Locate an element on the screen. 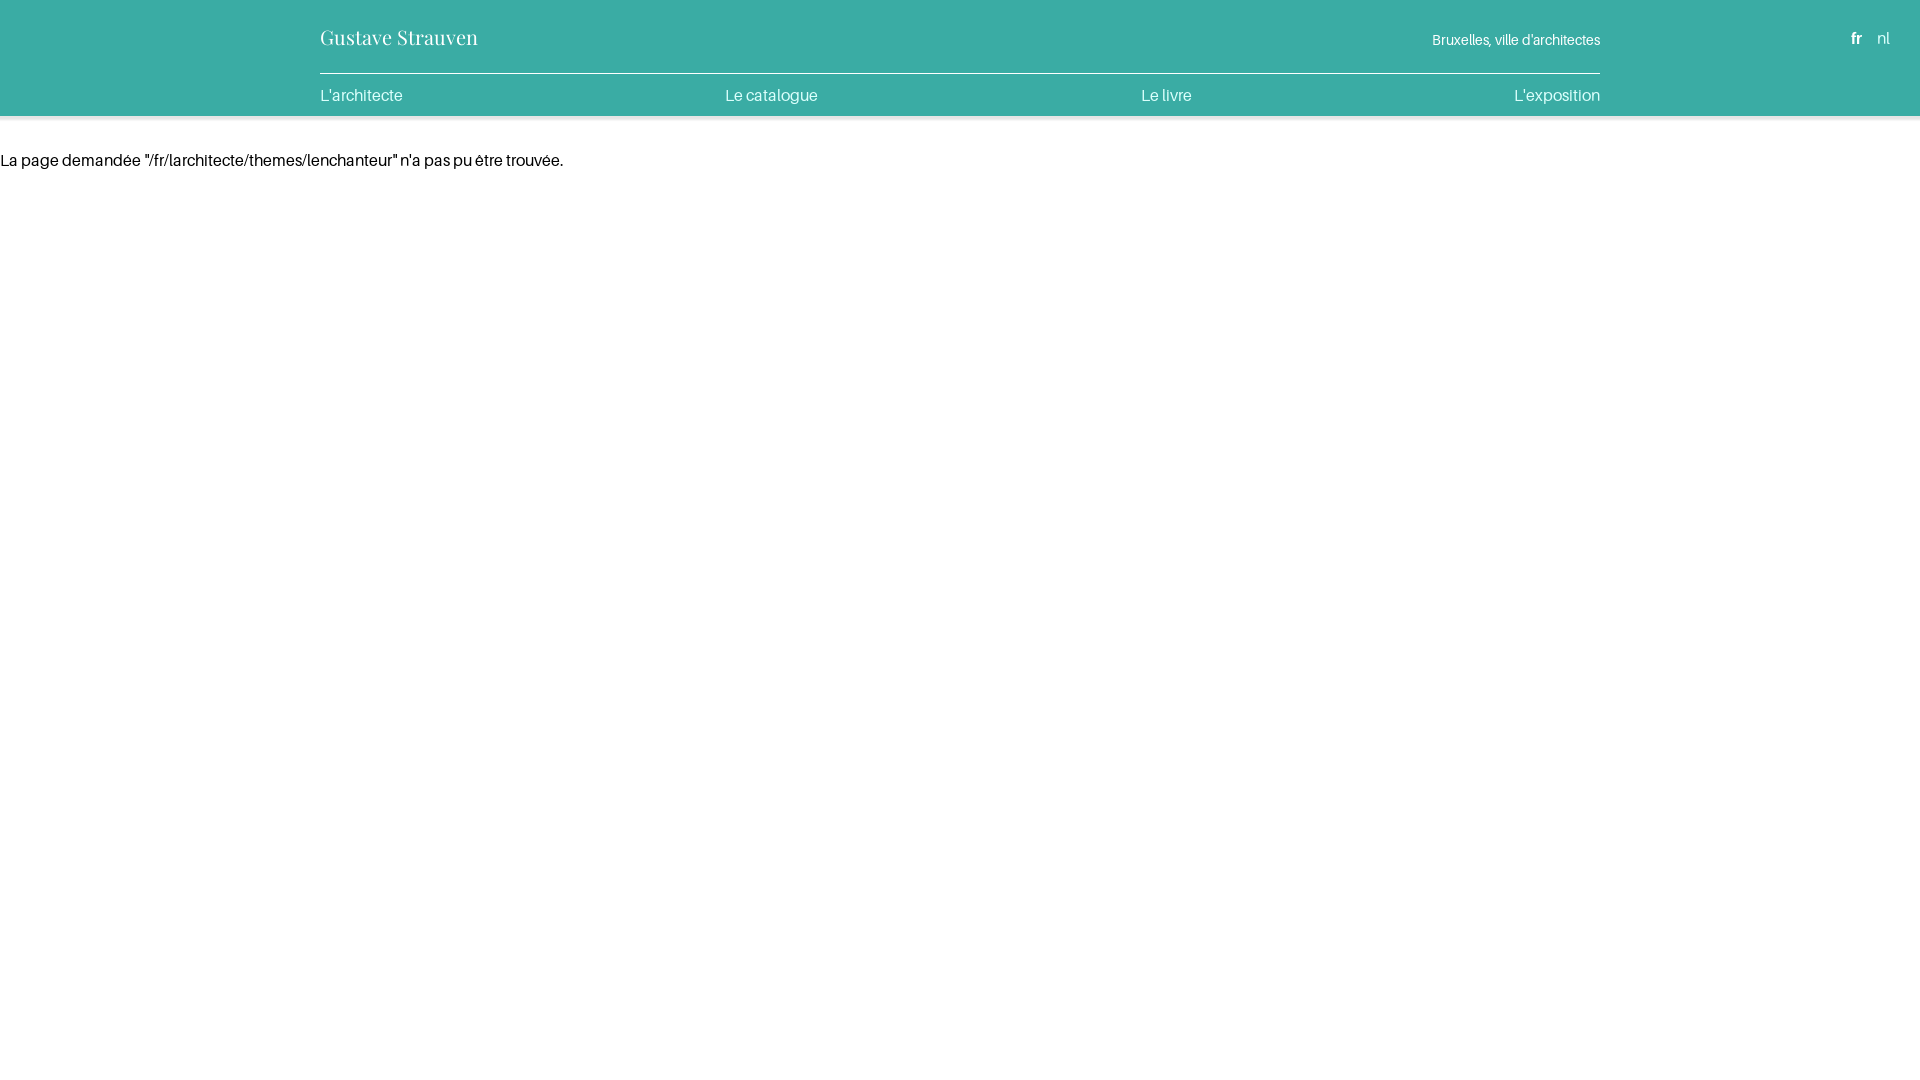 The width and height of the screenshot is (1920, 1080). 'Le catalogue' is located at coordinates (770, 95).